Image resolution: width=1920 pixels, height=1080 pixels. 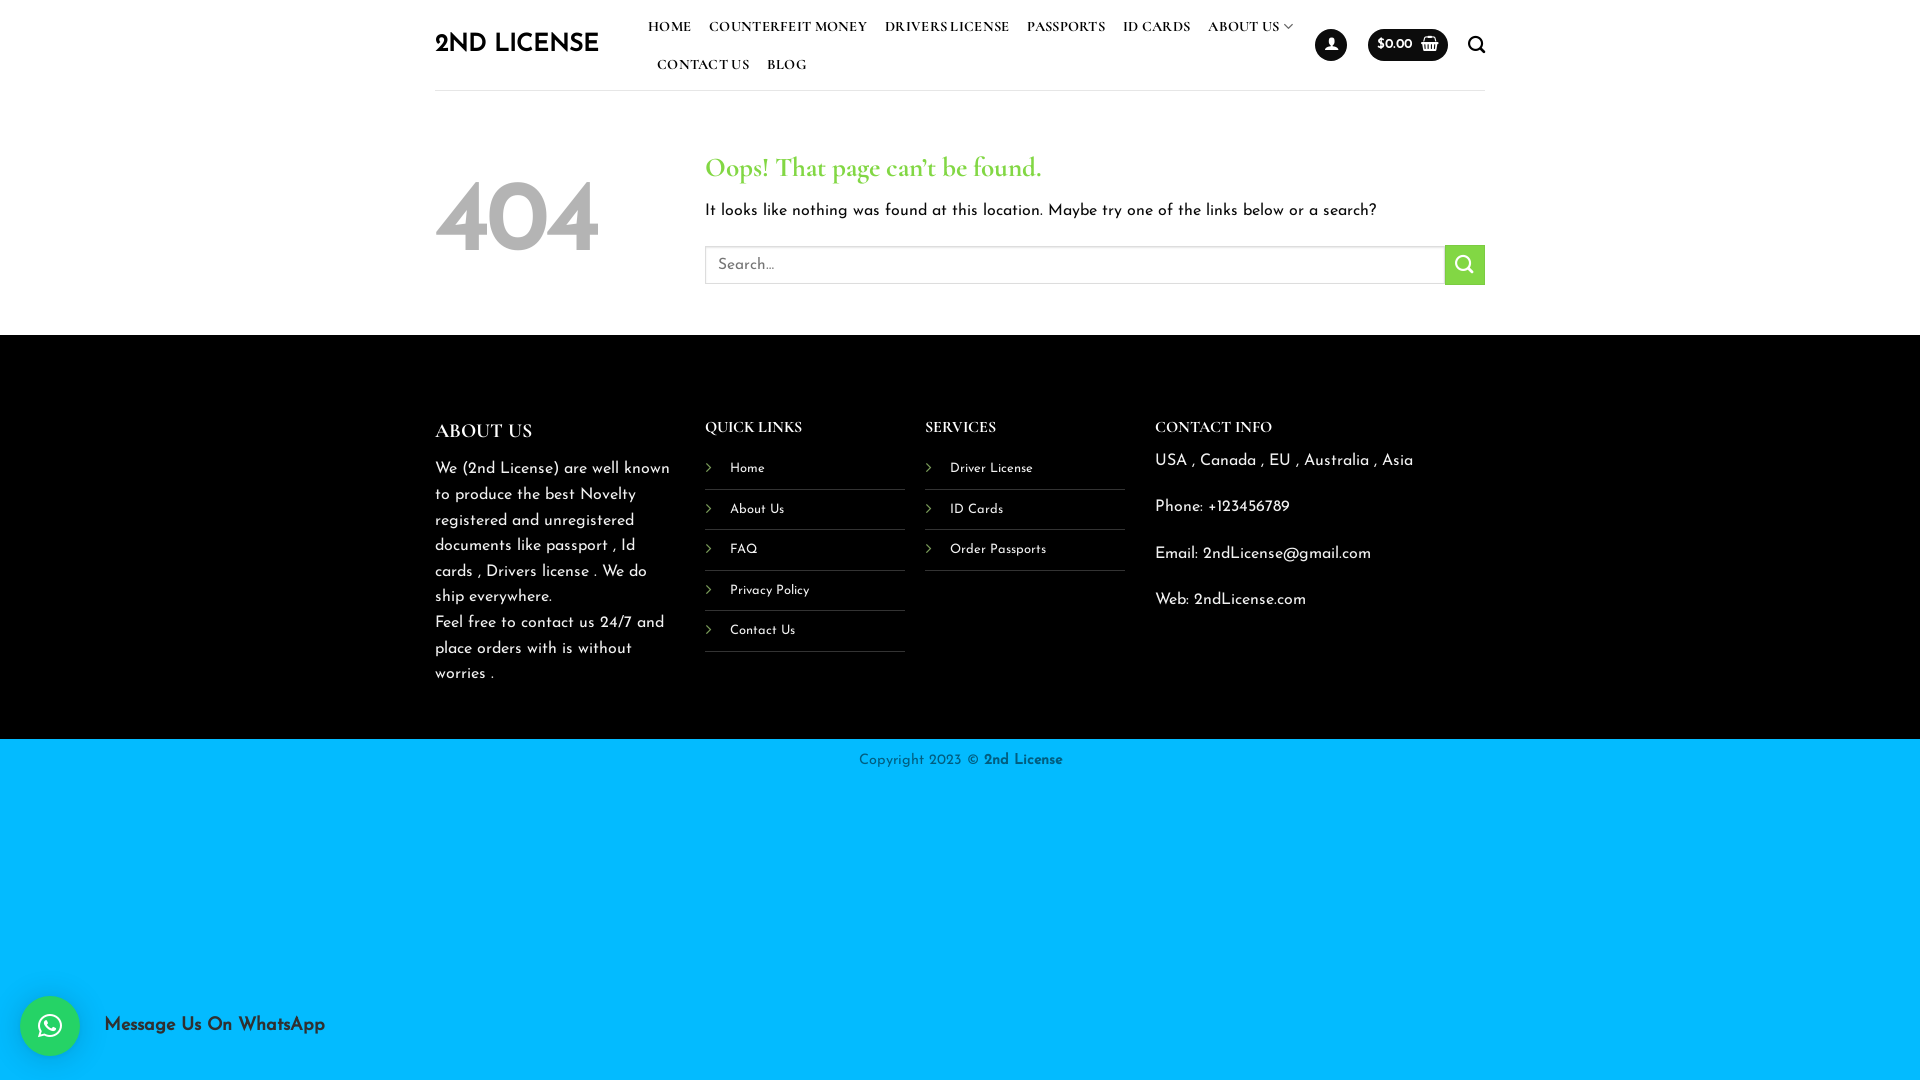 What do you see at coordinates (1194, 599) in the screenshot?
I see `'2ndLicense.com'` at bounding box center [1194, 599].